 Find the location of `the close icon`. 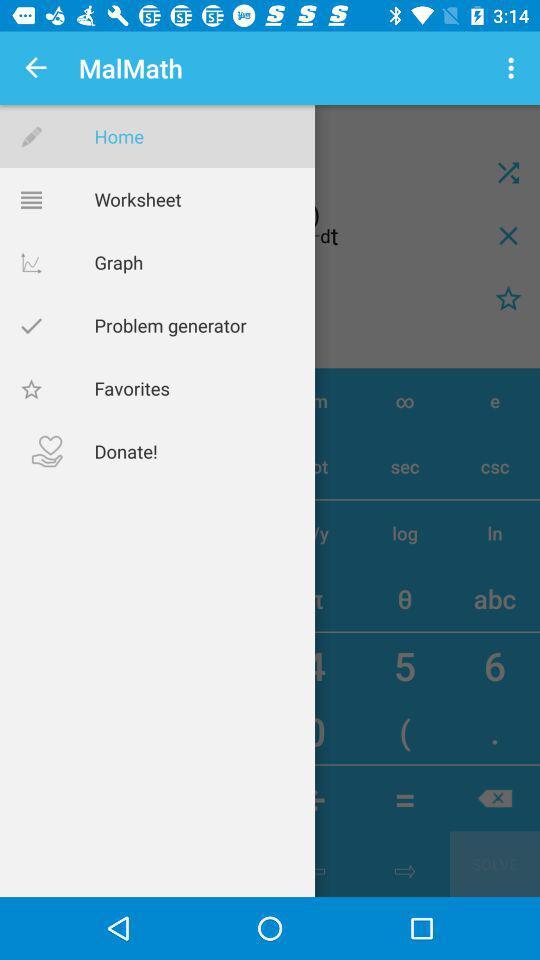

the close icon is located at coordinates (508, 235).